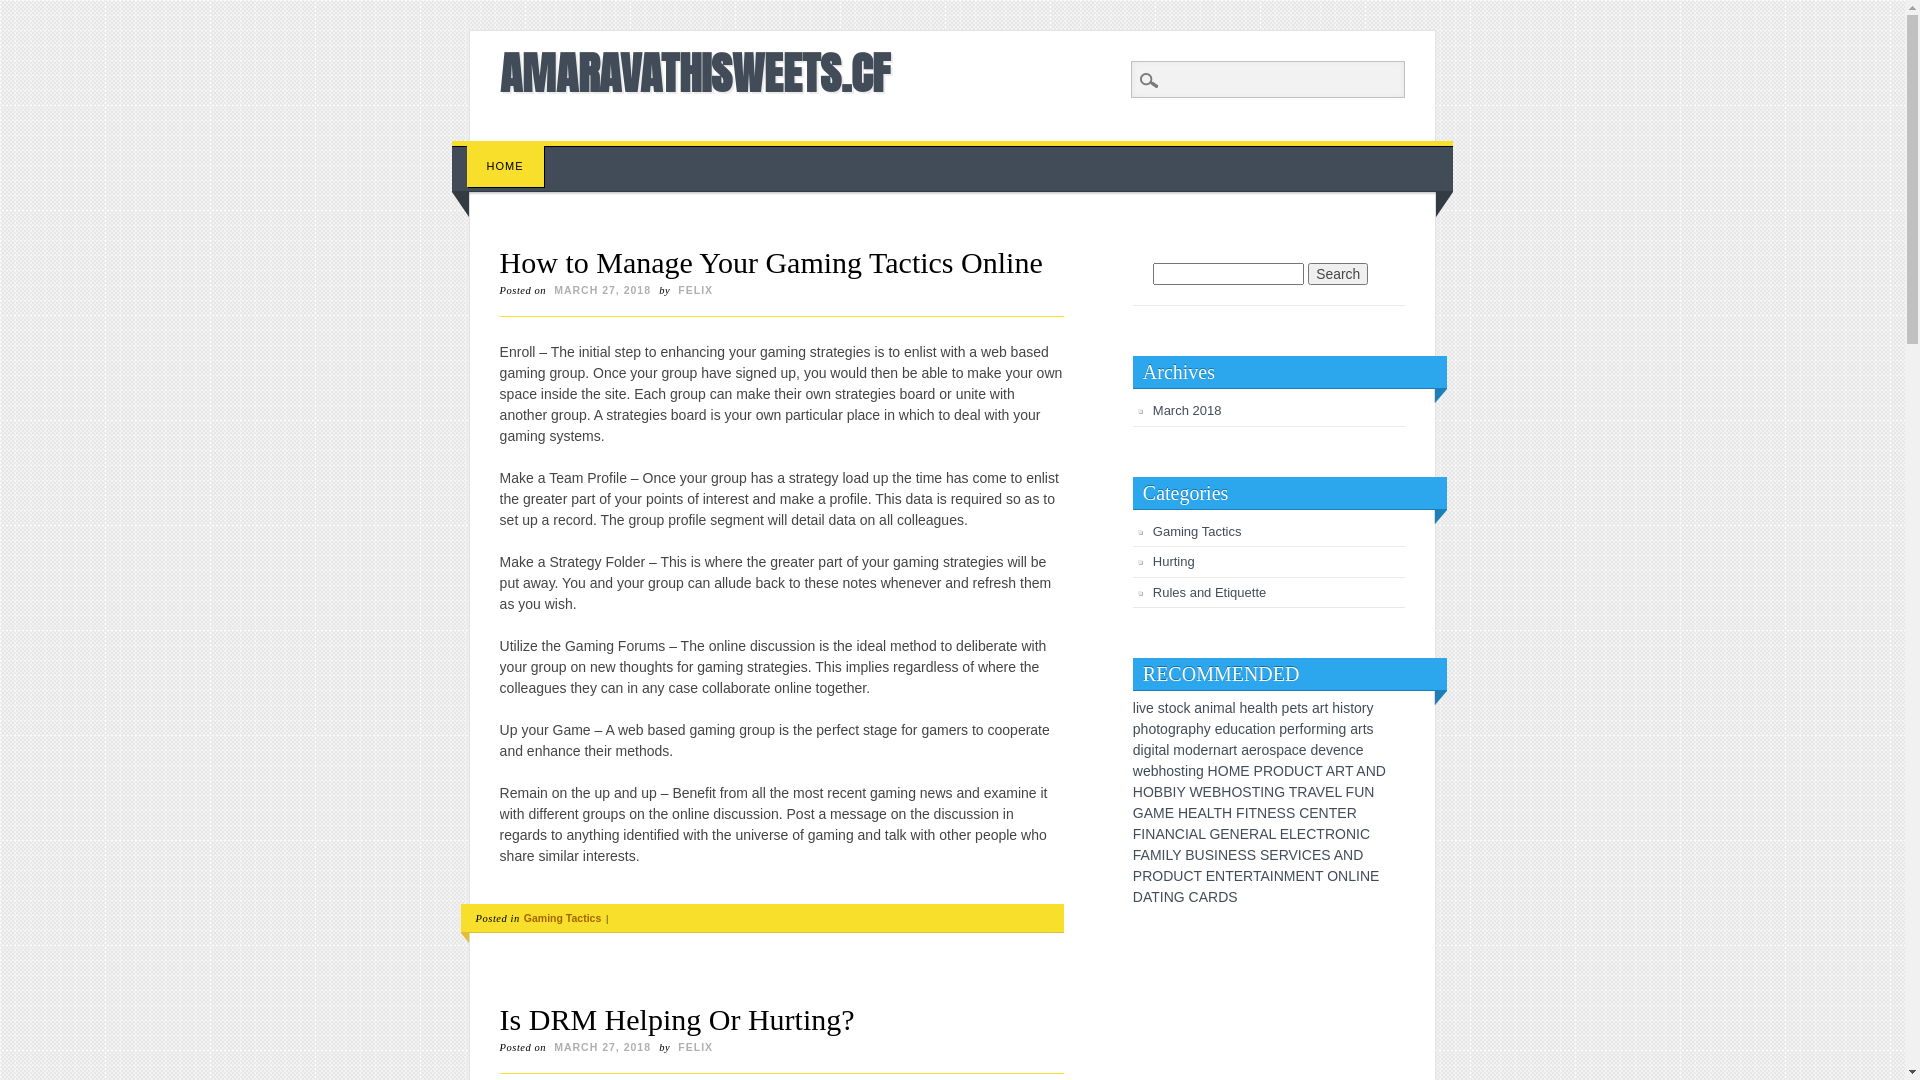 Image resolution: width=1920 pixels, height=1080 pixels. What do you see at coordinates (505, 165) in the screenshot?
I see `'HOME'` at bounding box center [505, 165].